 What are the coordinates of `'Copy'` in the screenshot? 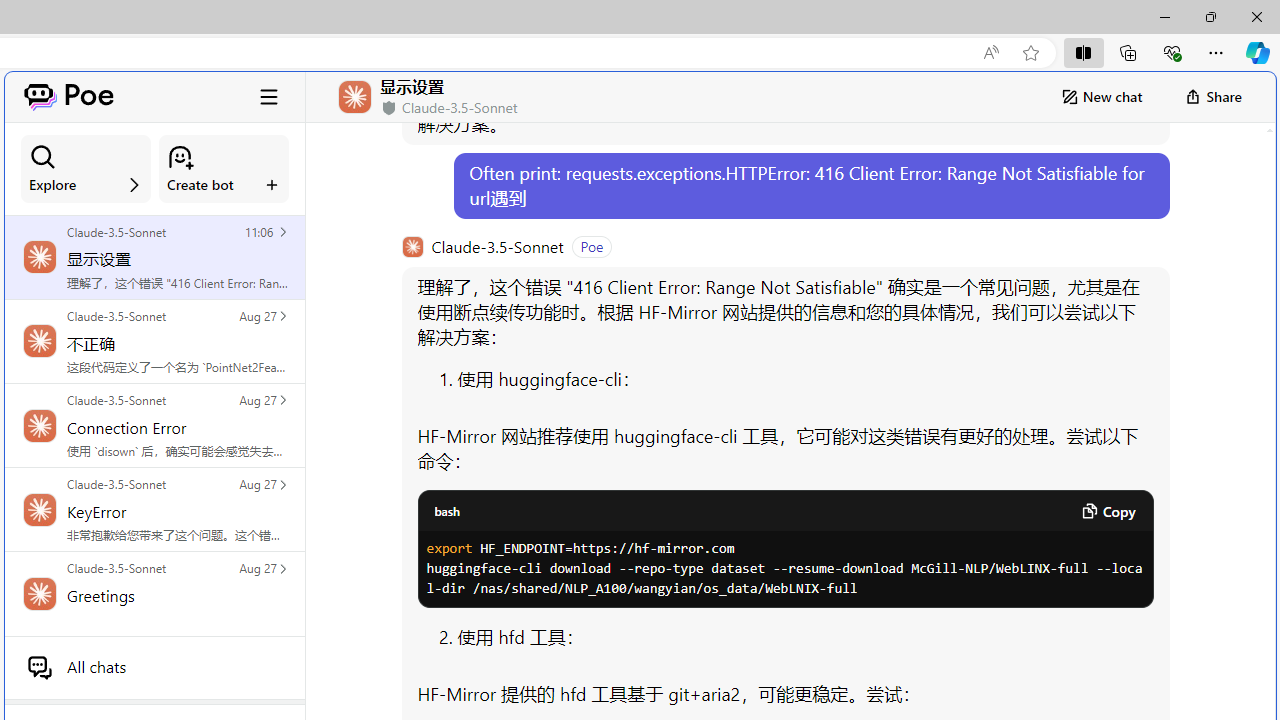 It's located at (1106, 510).